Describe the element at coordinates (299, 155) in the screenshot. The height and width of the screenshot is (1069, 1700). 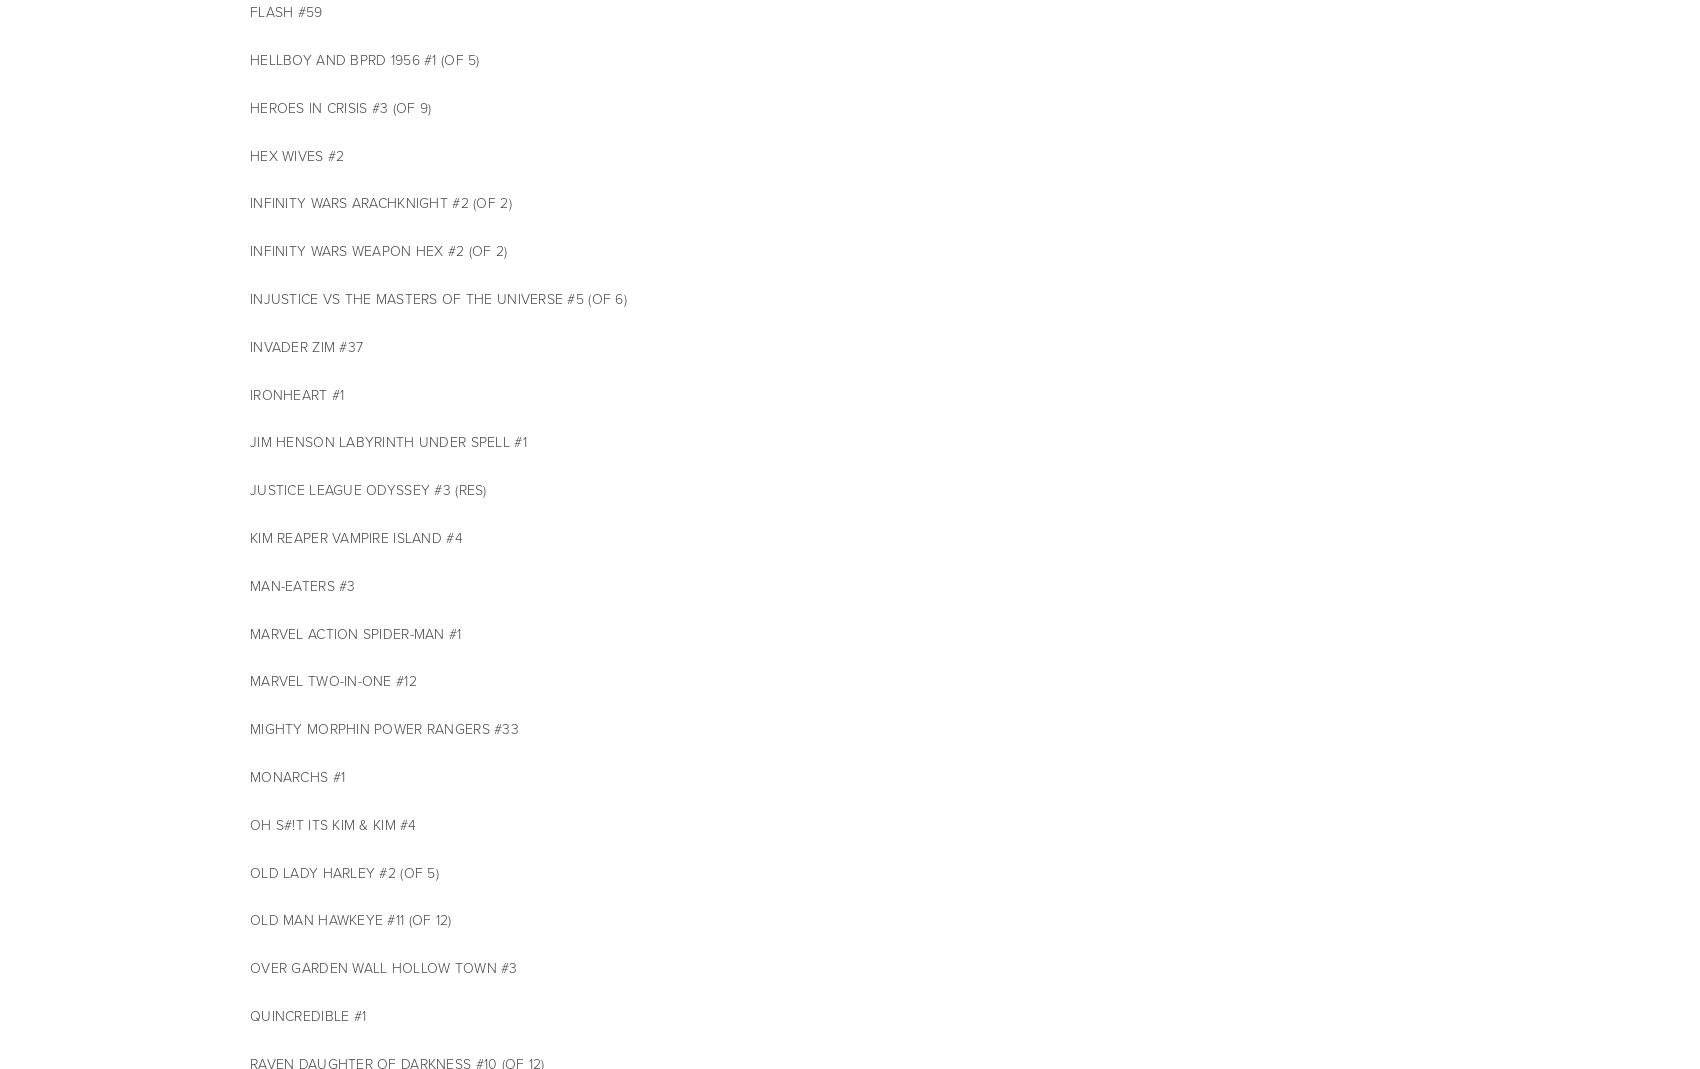
I see `'HEX WIVES #2'` at that location.